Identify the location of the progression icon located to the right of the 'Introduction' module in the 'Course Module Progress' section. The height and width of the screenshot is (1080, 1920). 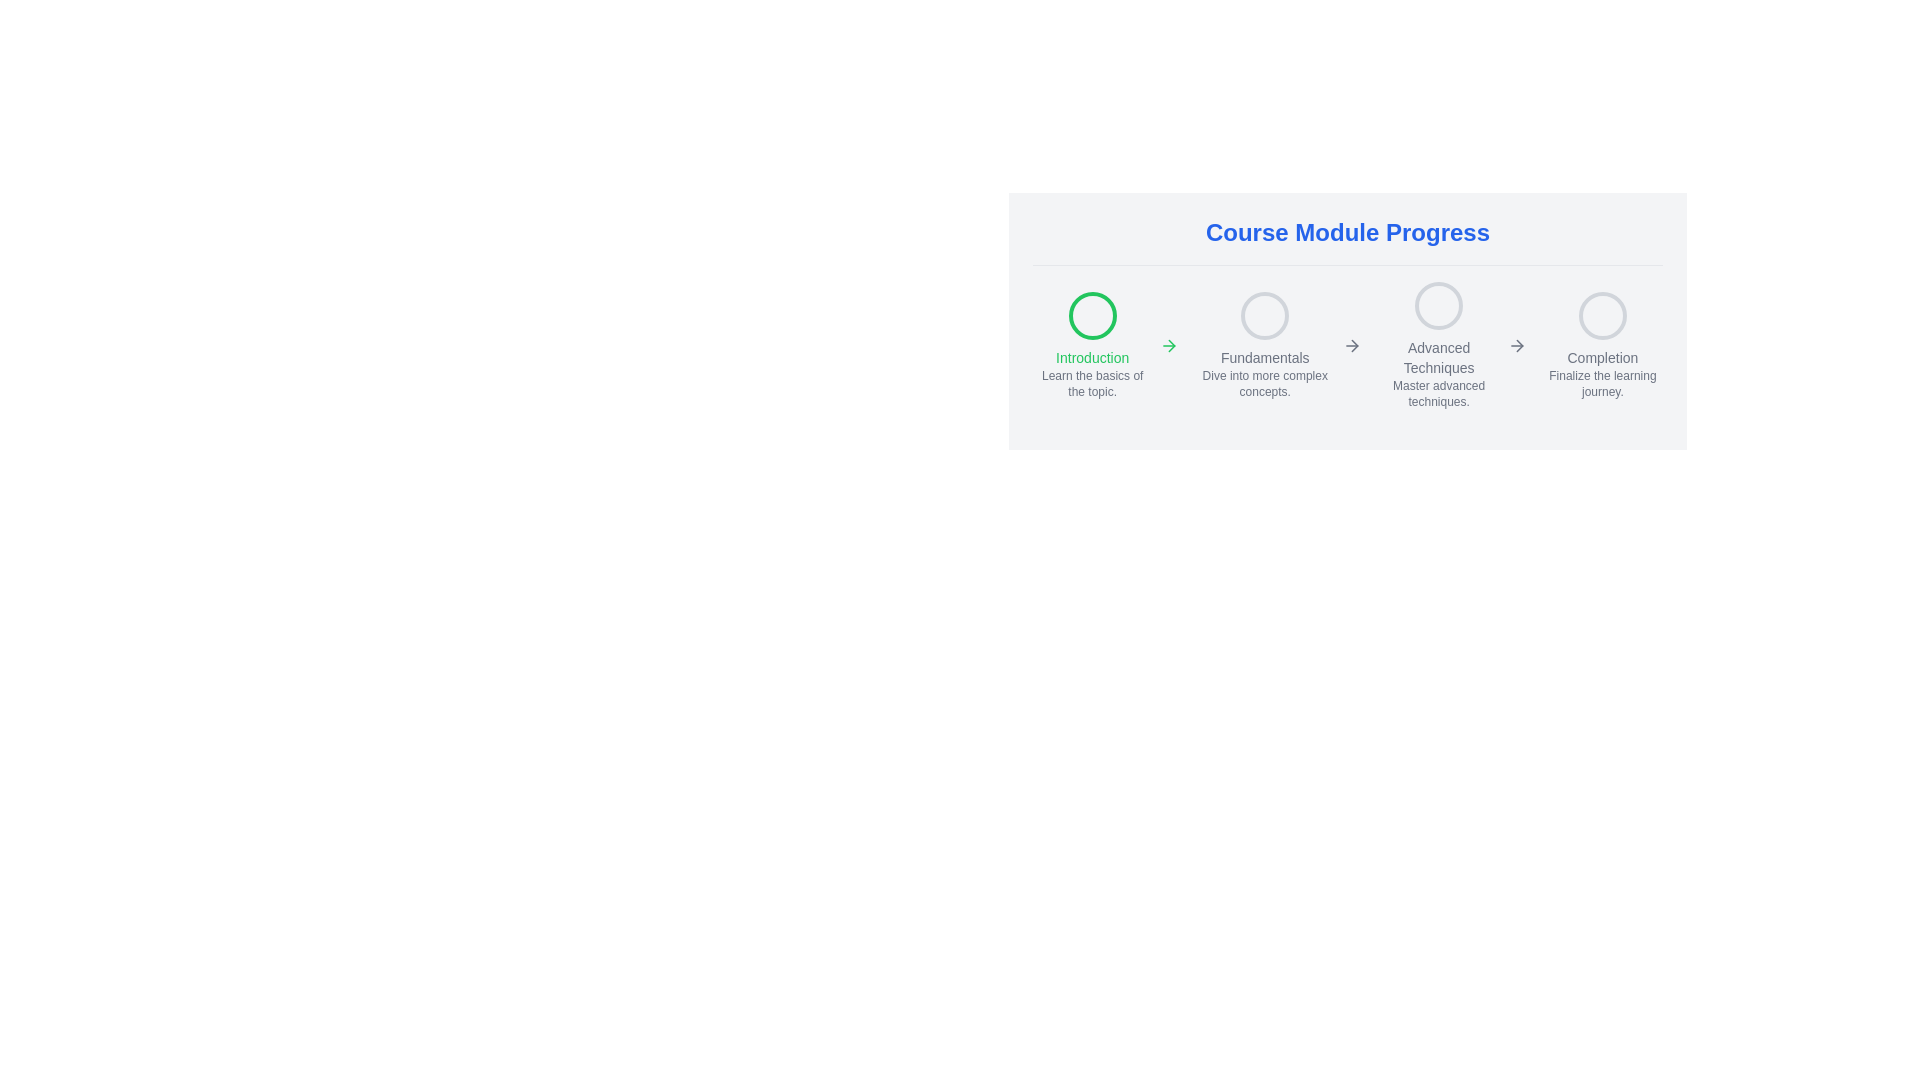
(1172, 345).